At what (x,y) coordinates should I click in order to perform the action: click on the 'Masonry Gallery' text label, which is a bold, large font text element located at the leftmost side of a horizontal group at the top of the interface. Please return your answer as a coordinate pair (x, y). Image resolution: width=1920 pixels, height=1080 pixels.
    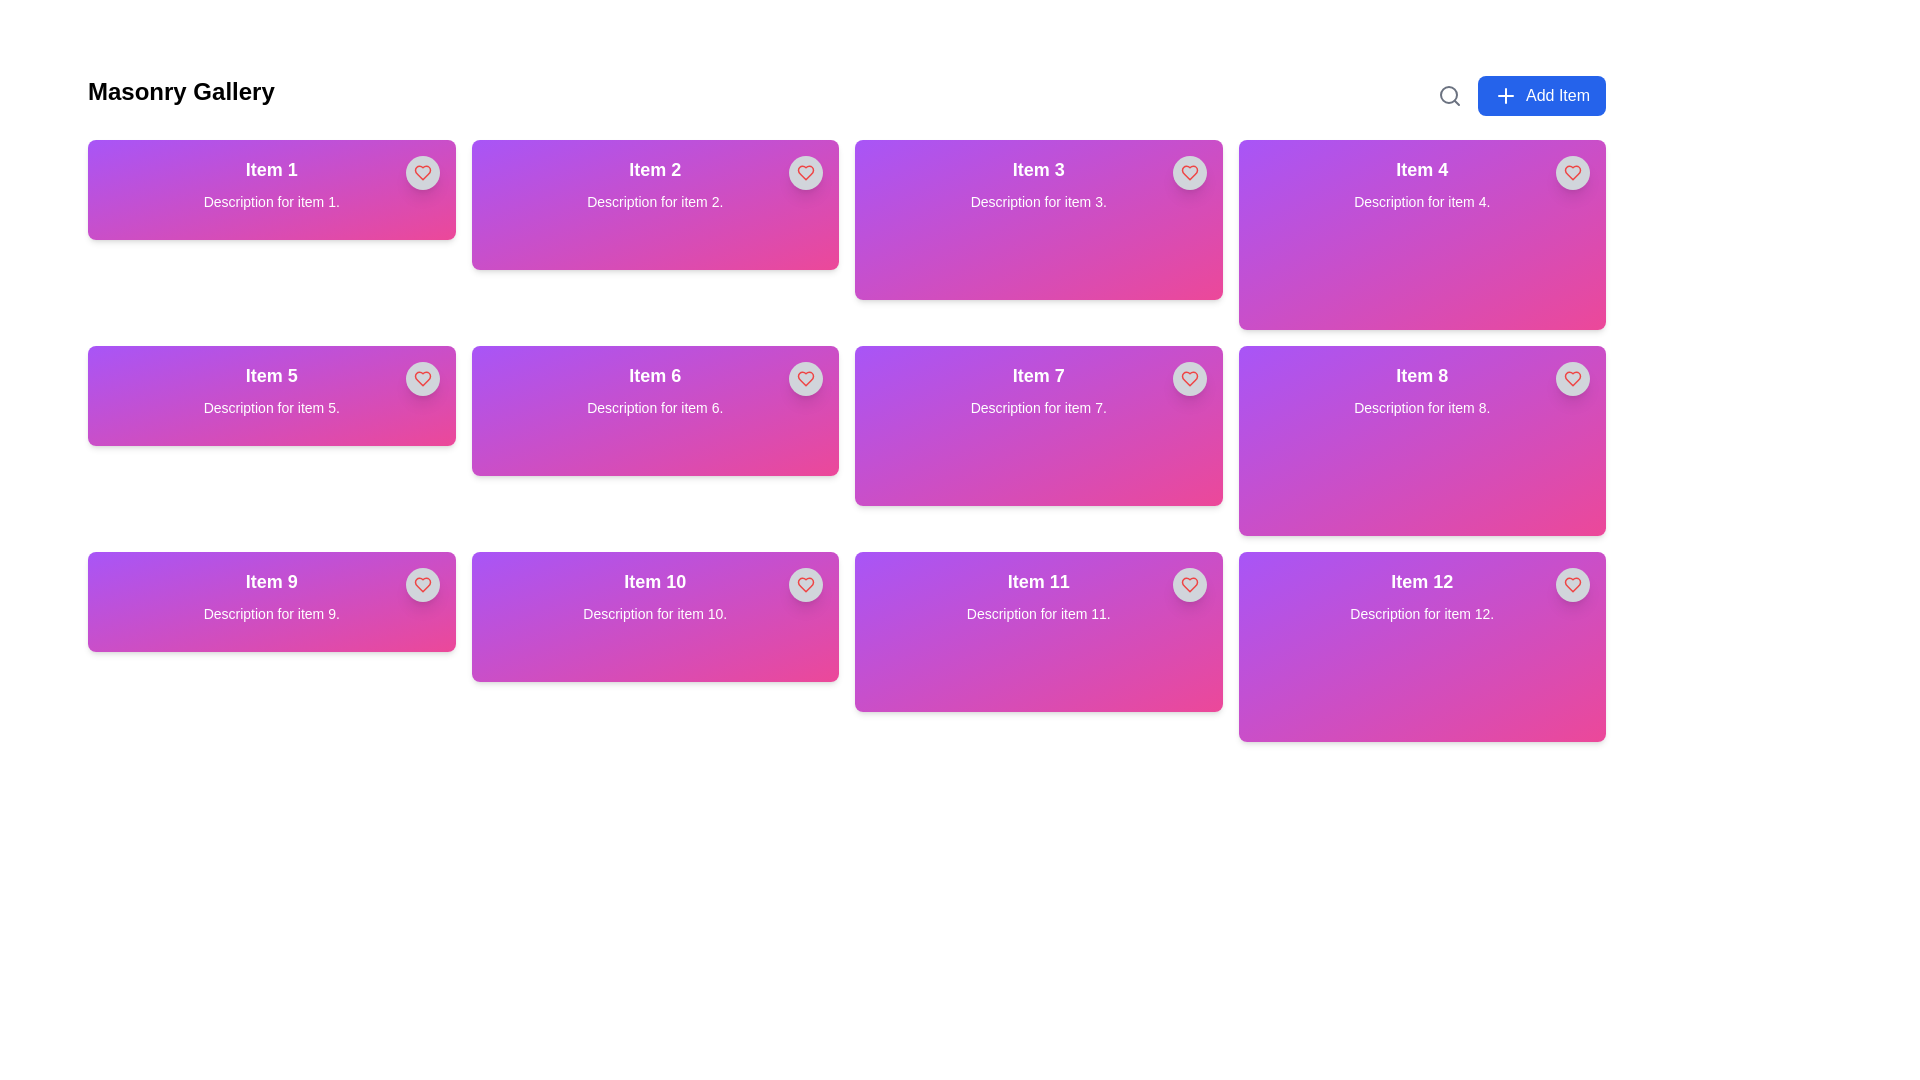
    Looking at the image, I should click on (181, 96).